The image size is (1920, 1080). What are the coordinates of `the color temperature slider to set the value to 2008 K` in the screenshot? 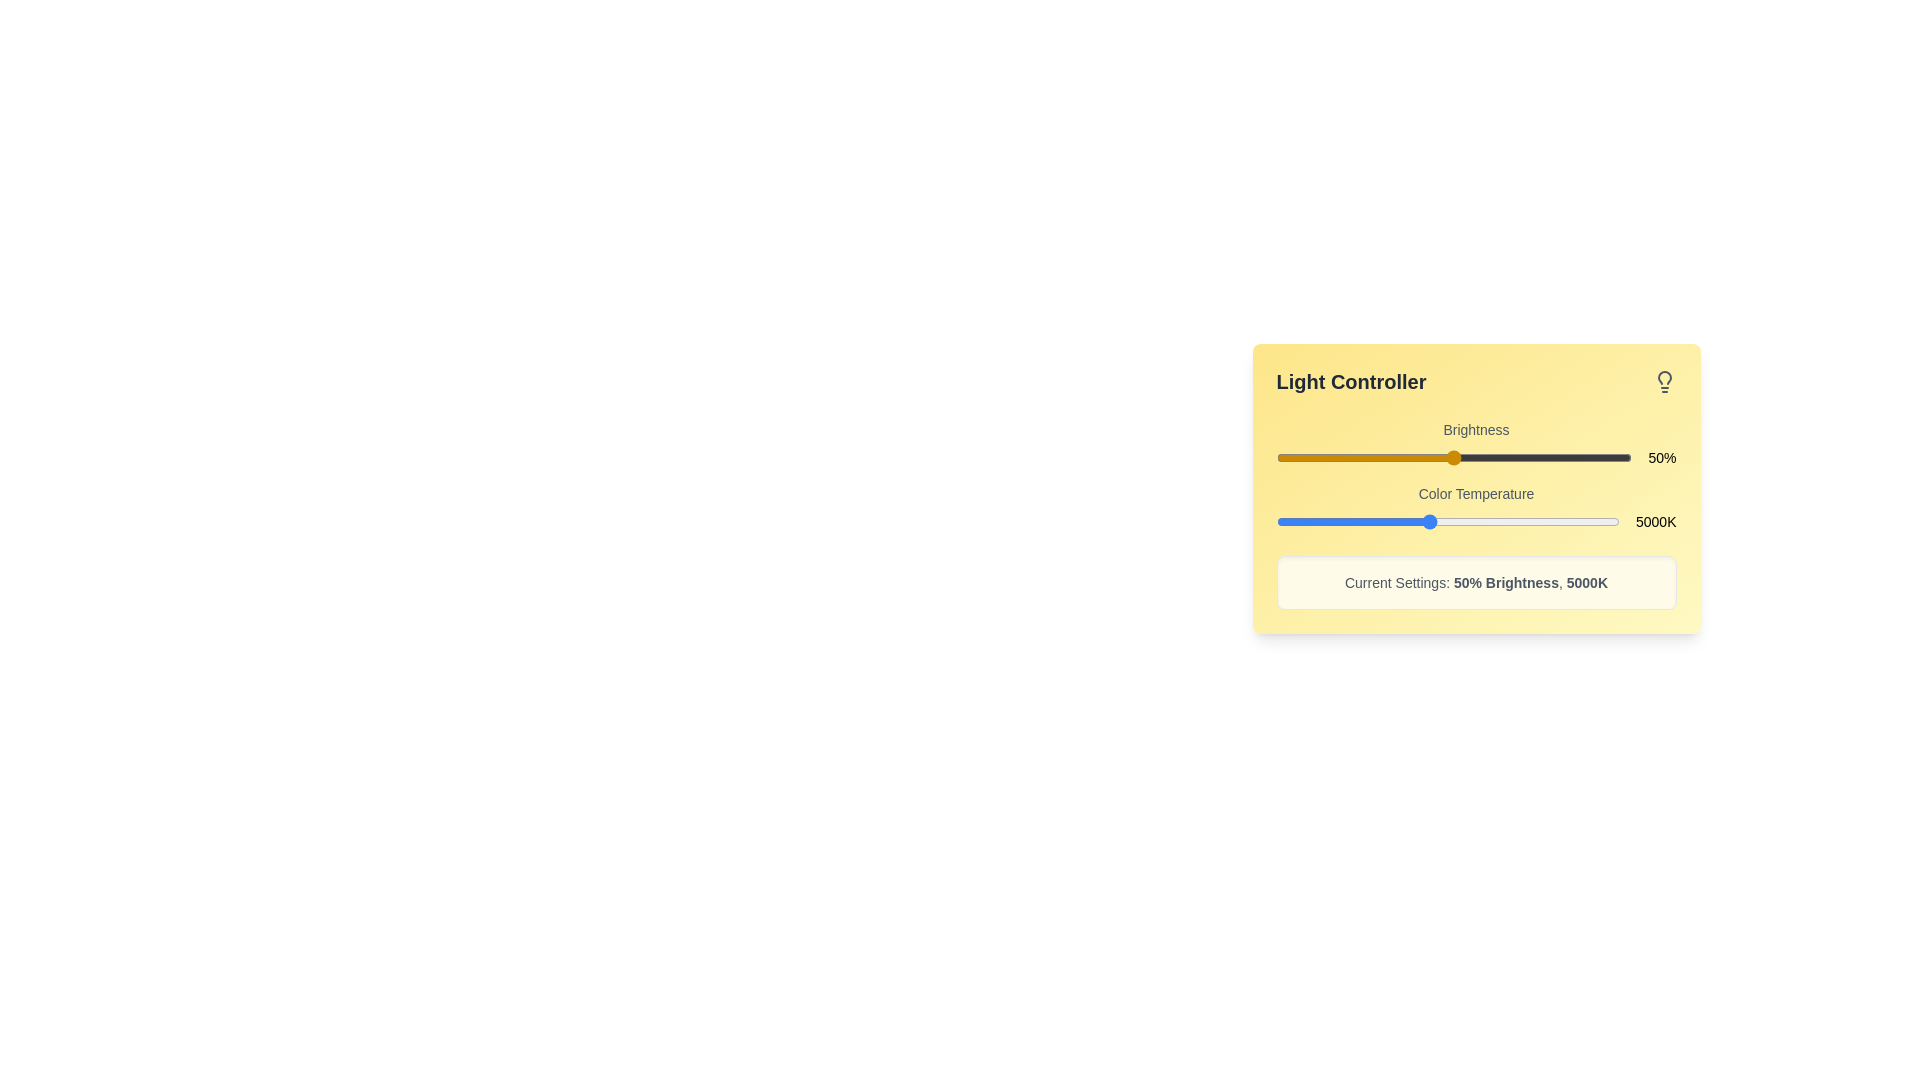 It's located at (1315, 520).